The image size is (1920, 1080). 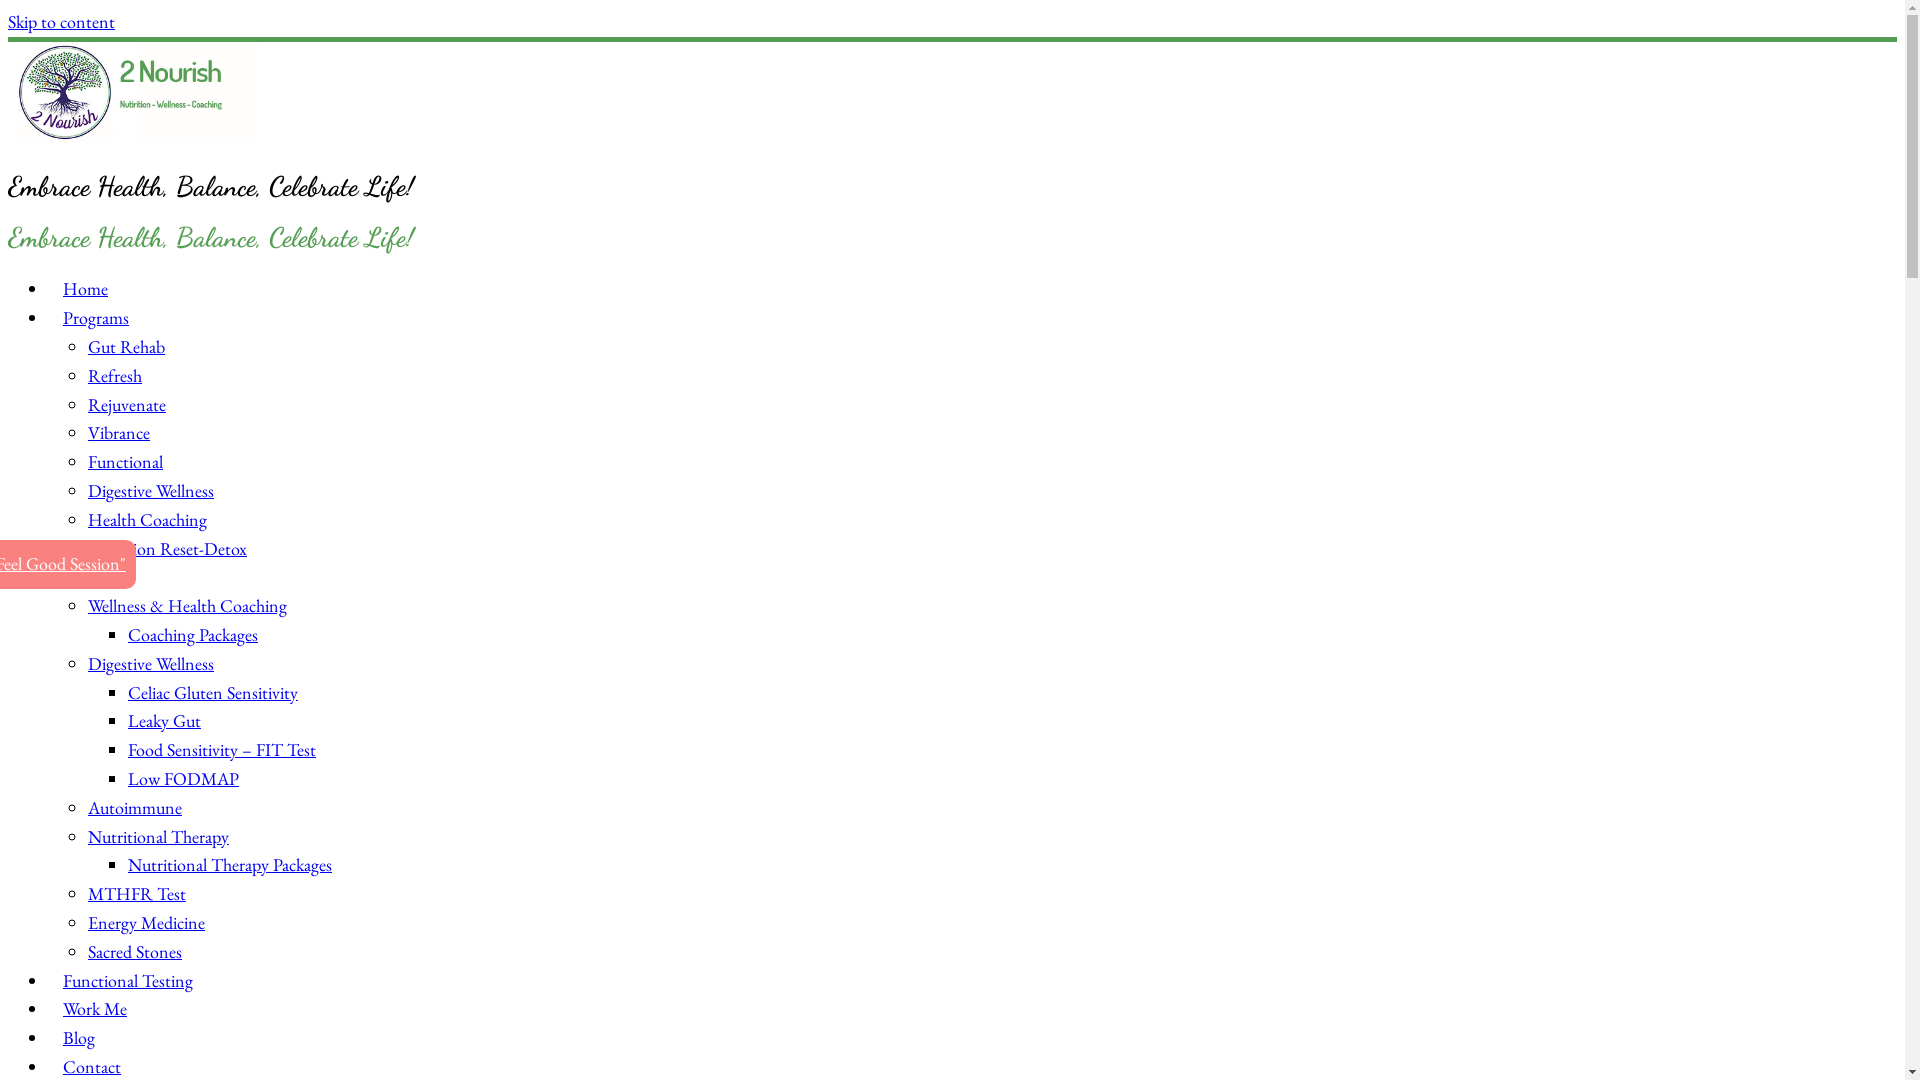 I want to click on 'Wellness & Health Coaching', so click(x=187, y=604).